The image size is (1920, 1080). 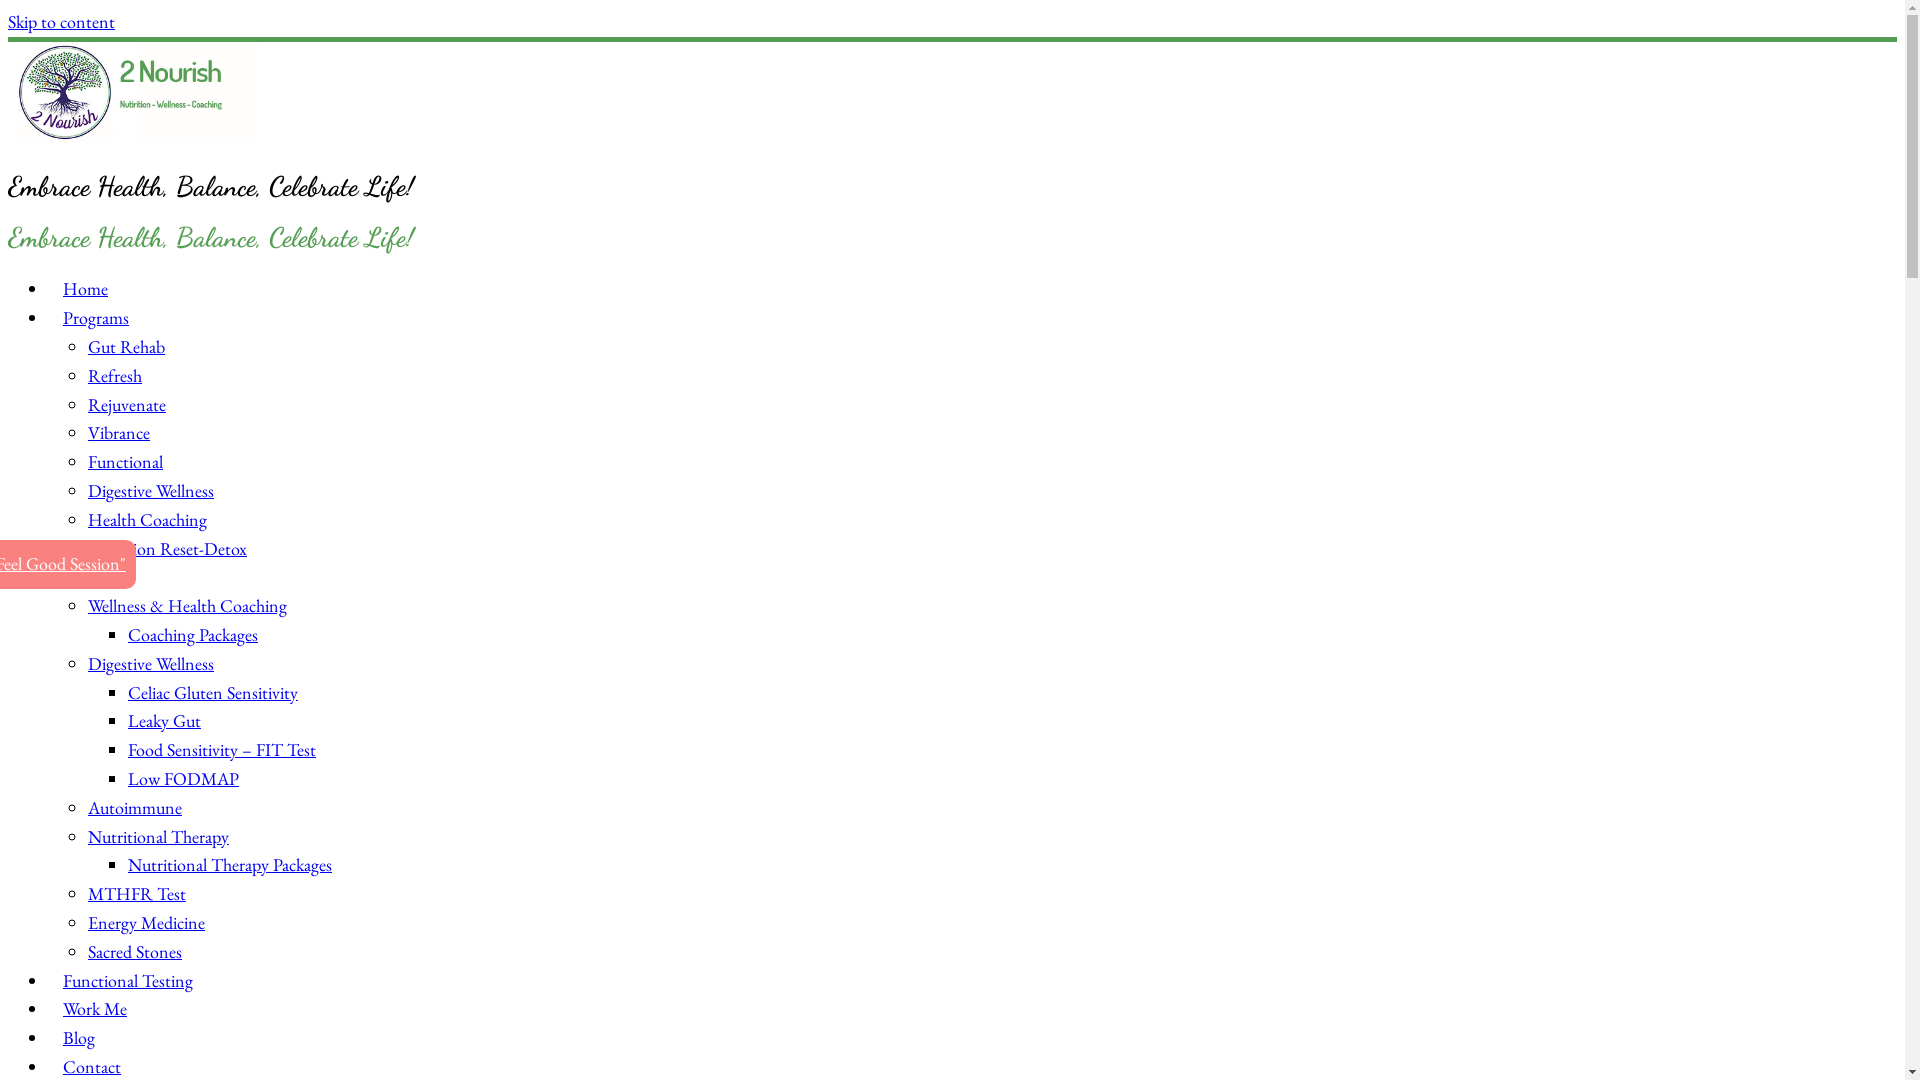 I want to click on 'Wellness & Health Coaching', so click(x=187, y=604).